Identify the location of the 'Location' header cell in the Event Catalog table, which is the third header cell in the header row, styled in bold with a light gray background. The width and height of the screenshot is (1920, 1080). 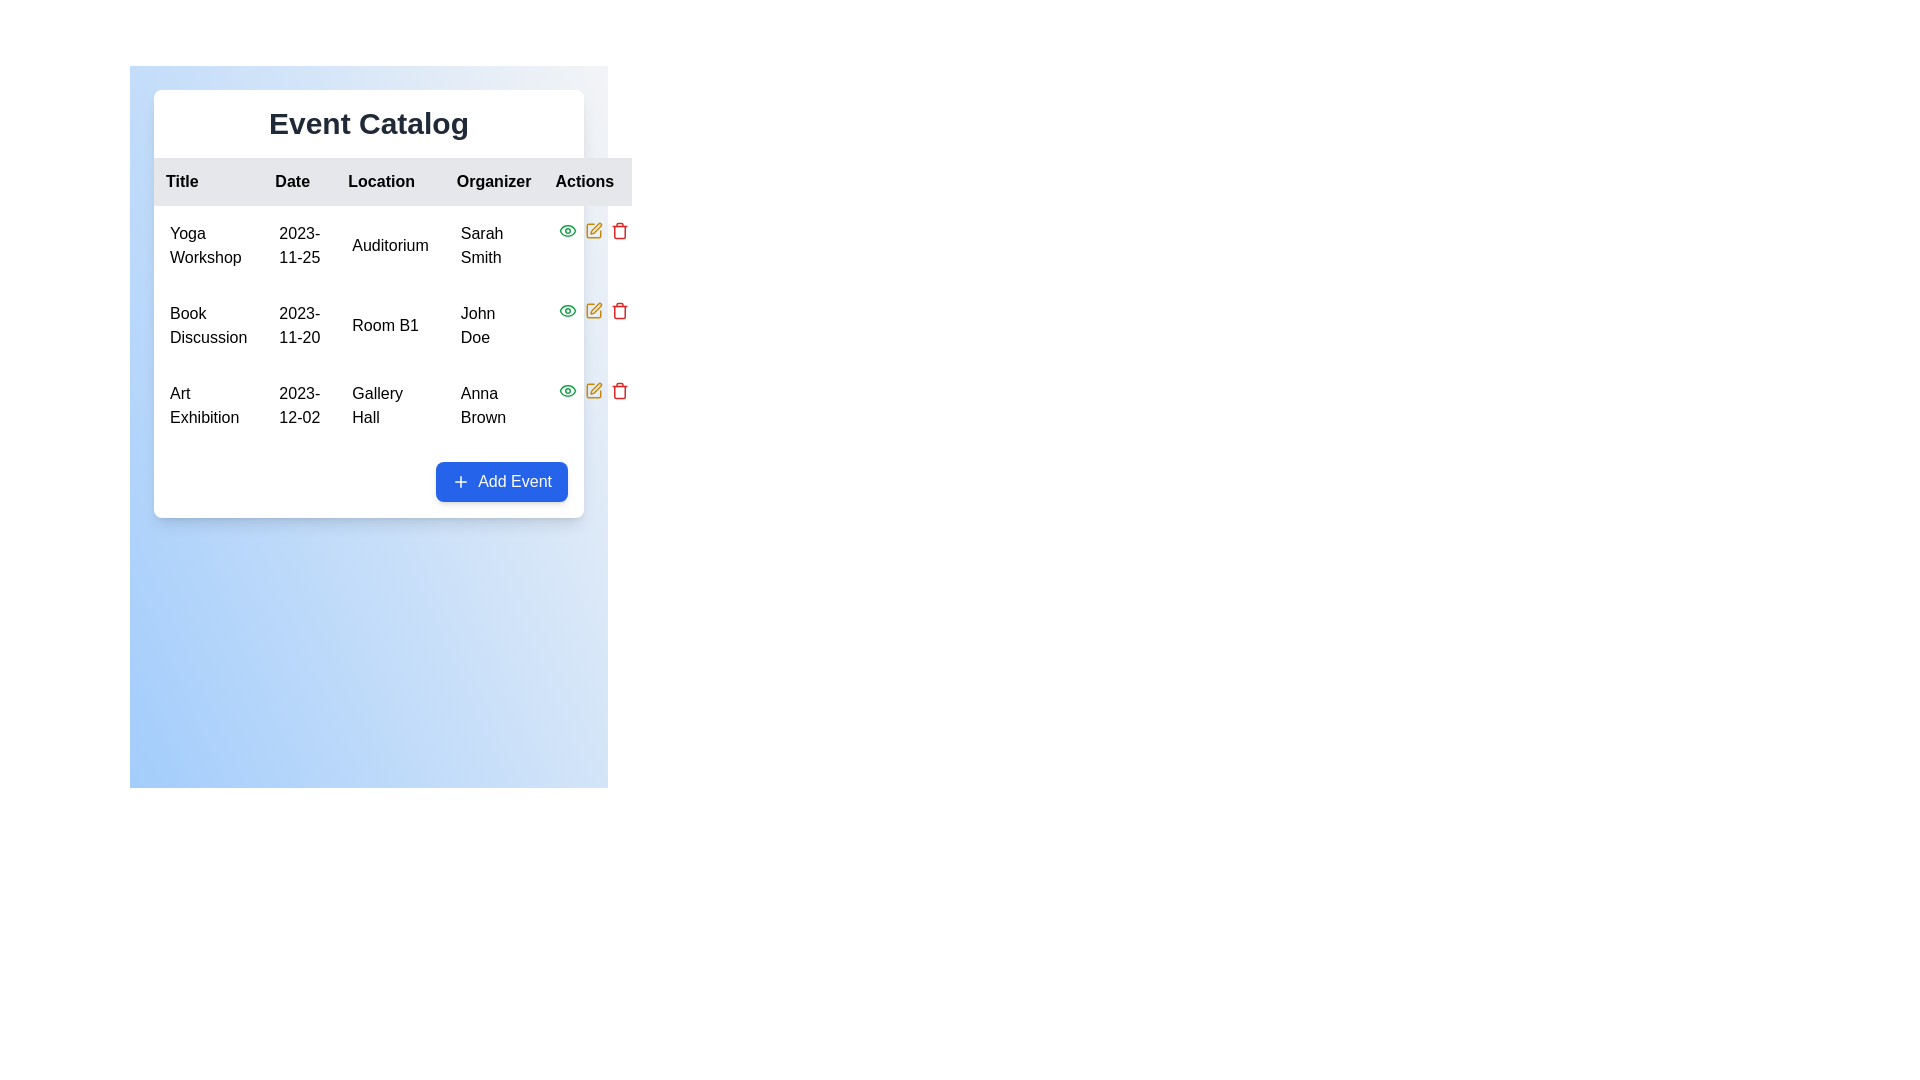
(399, 181).